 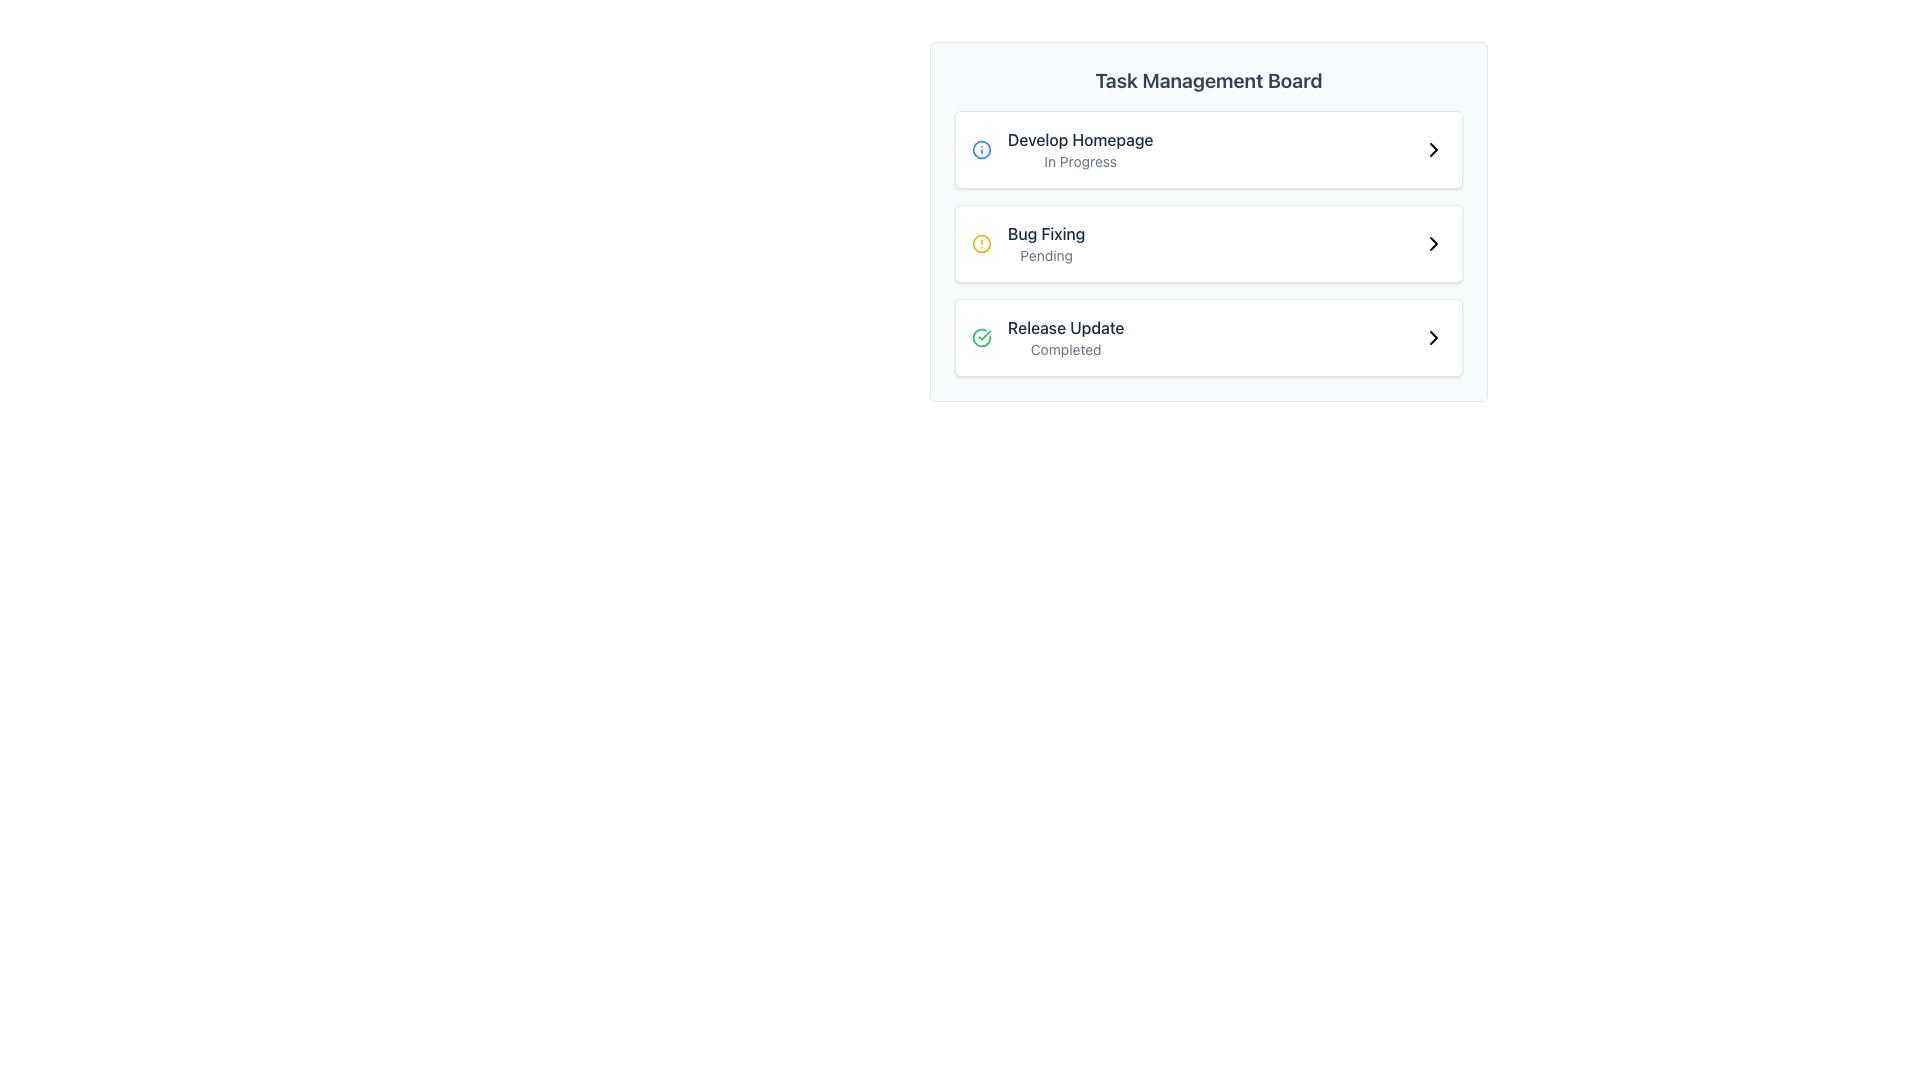 What do you see at coordinates (982, 337) in the screenshot?
I see `the visual indicator icon that signifies the successful completion of the 'Release Update' task, located to the left of the task label` at bounding box center [982, 337].